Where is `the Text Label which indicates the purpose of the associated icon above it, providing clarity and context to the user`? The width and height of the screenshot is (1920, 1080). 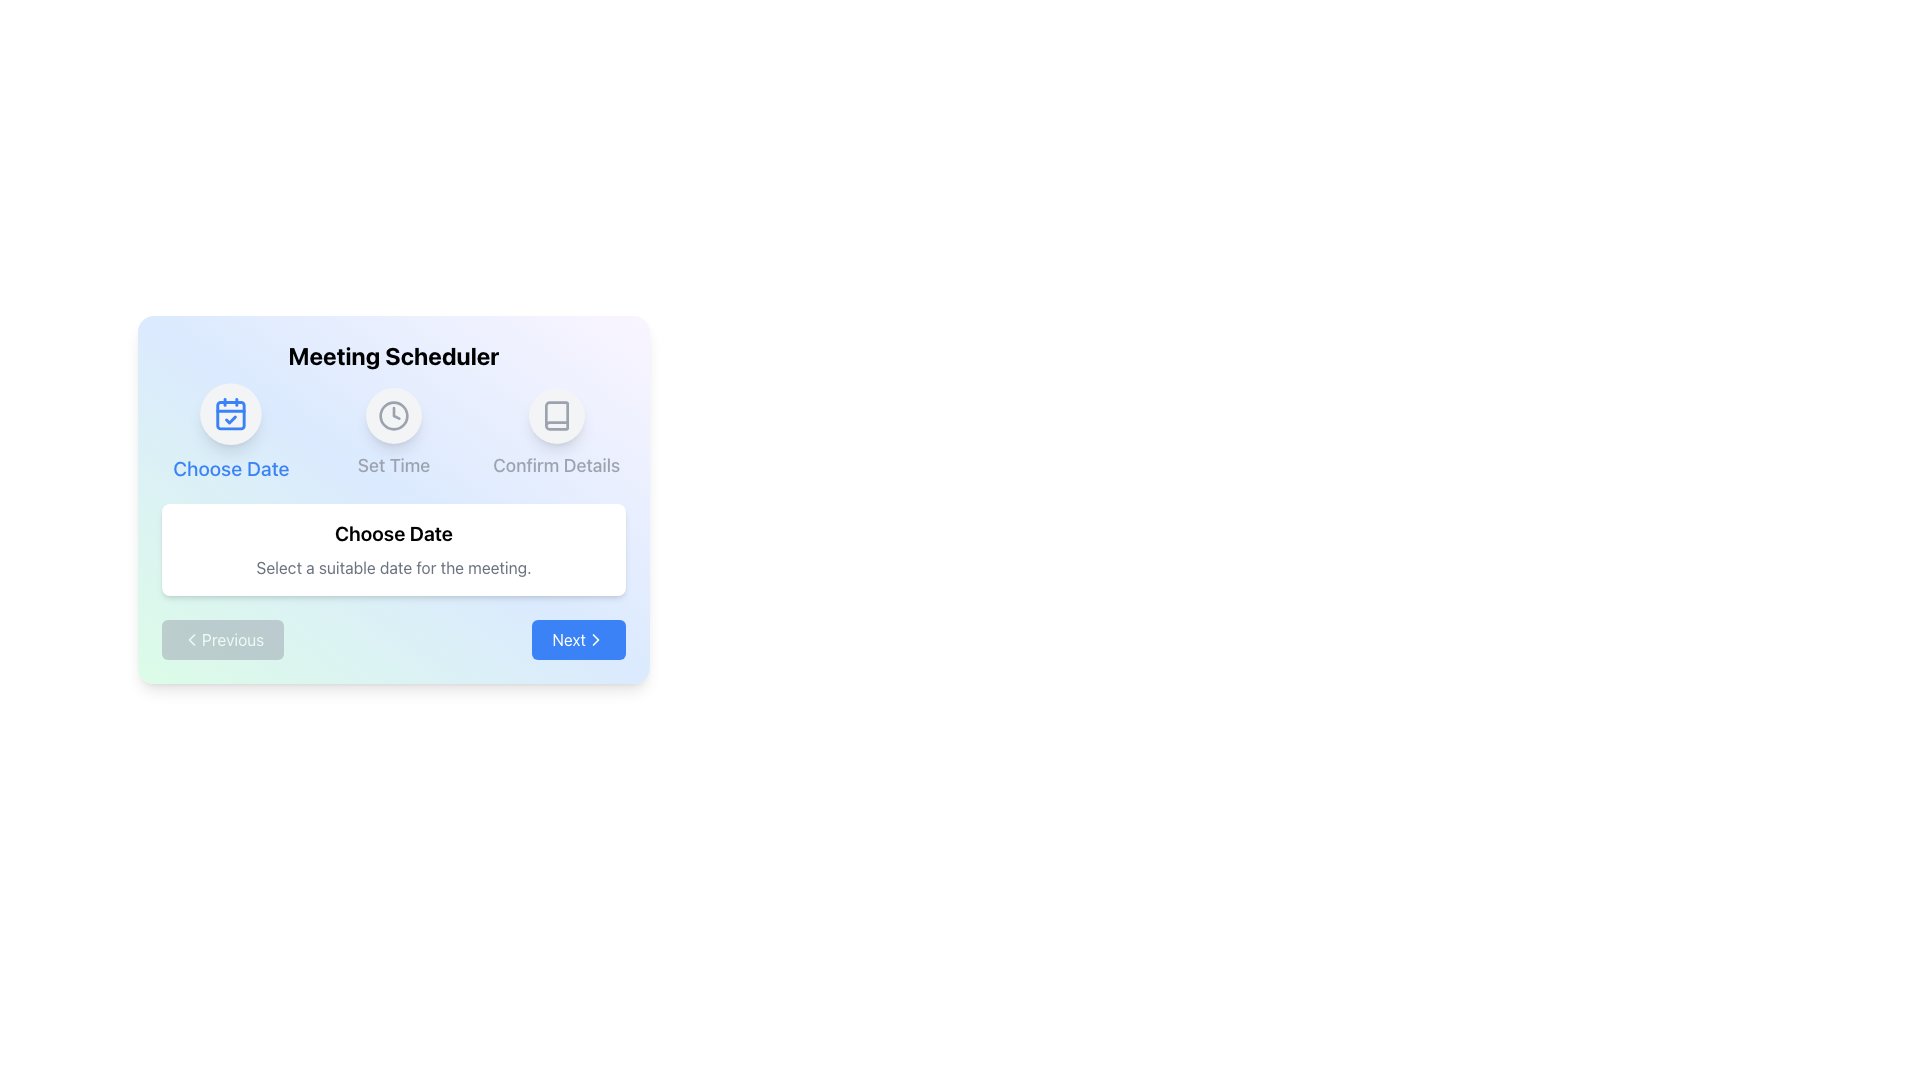 the Text Label which indicates the purpose of the associated icon above it, providing clarity and context to the user is located at coordinates (231, 469).